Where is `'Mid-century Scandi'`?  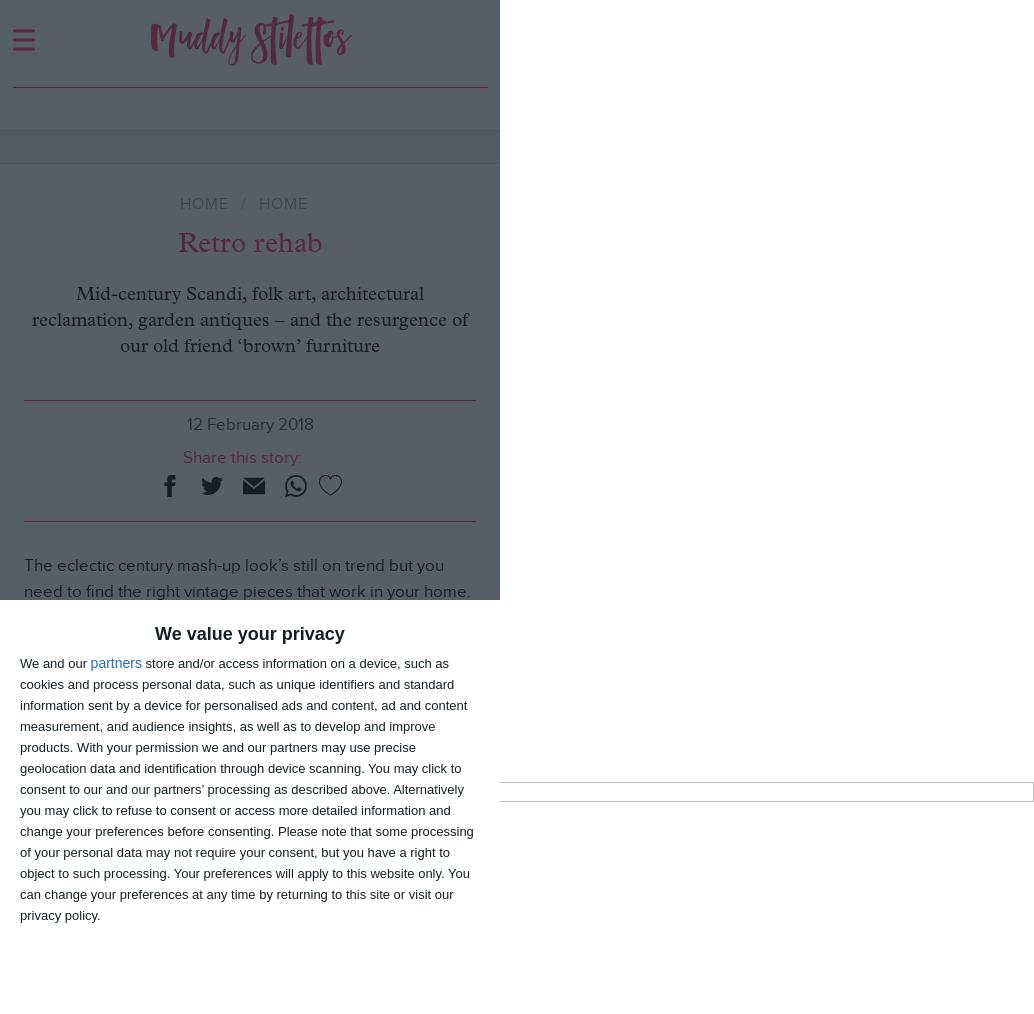
'Mid-century Scandi' is located at coordinates (123, 765).